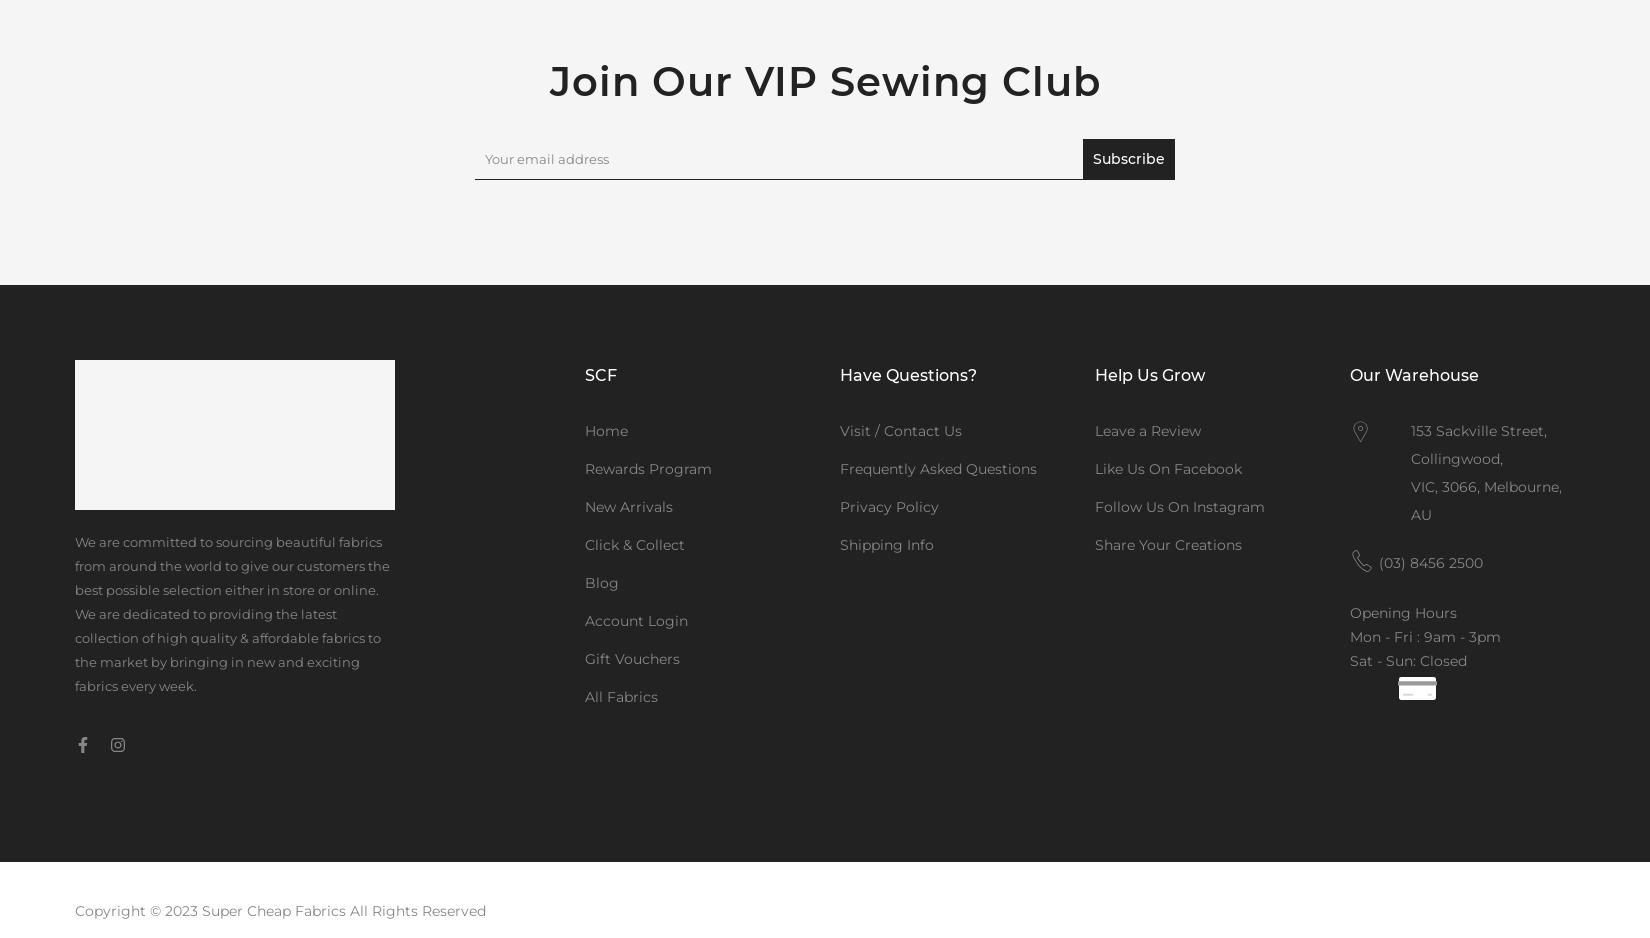 The width and height of the screenshot is (1650, 938). I want to click on 'Gift Vouchers', so click(631, 658).